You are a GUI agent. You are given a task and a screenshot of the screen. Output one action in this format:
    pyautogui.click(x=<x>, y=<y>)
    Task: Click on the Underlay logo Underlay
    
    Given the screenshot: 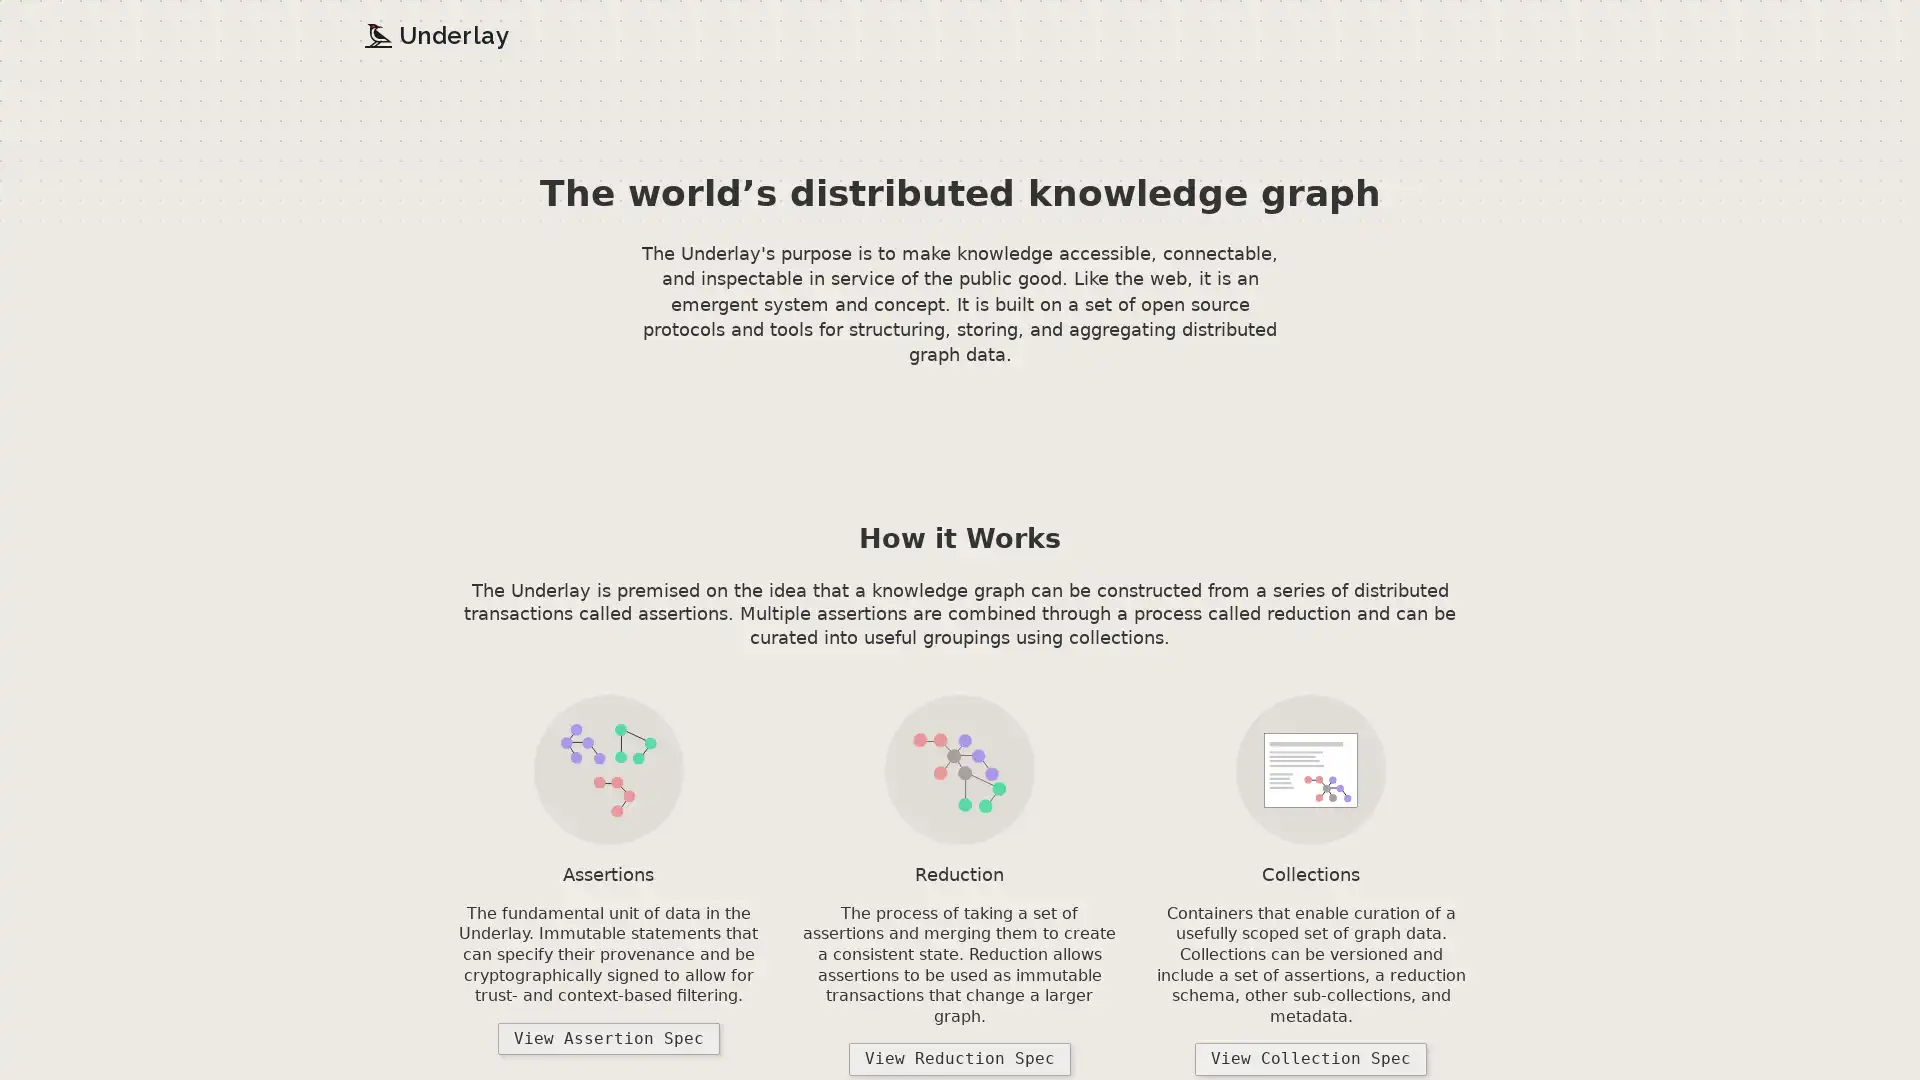 What is the action you would take?
    pyautogui.click(x=435, y=35)
    